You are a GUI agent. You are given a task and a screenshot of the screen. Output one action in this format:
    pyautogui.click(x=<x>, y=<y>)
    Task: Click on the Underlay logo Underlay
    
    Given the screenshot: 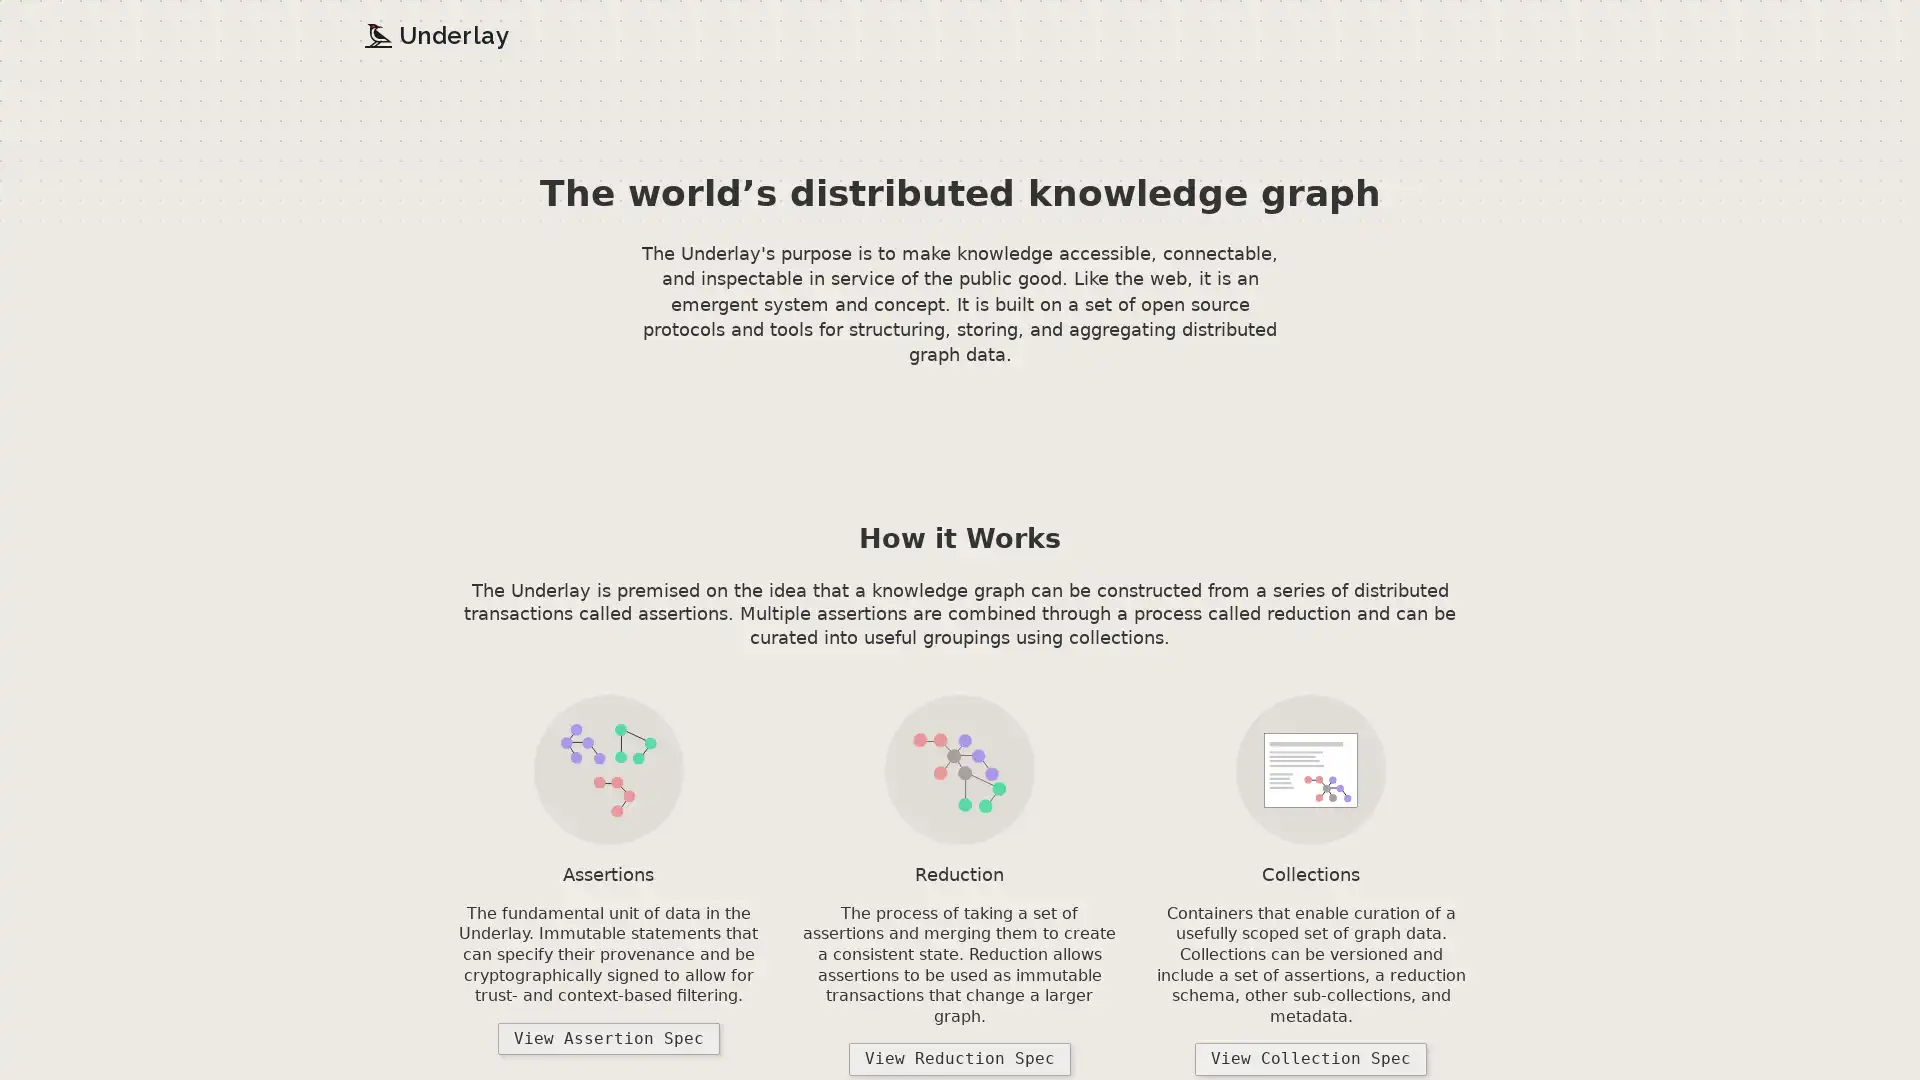 What is the action you would take?
    pyautogui.click(x=435, y=35)
    